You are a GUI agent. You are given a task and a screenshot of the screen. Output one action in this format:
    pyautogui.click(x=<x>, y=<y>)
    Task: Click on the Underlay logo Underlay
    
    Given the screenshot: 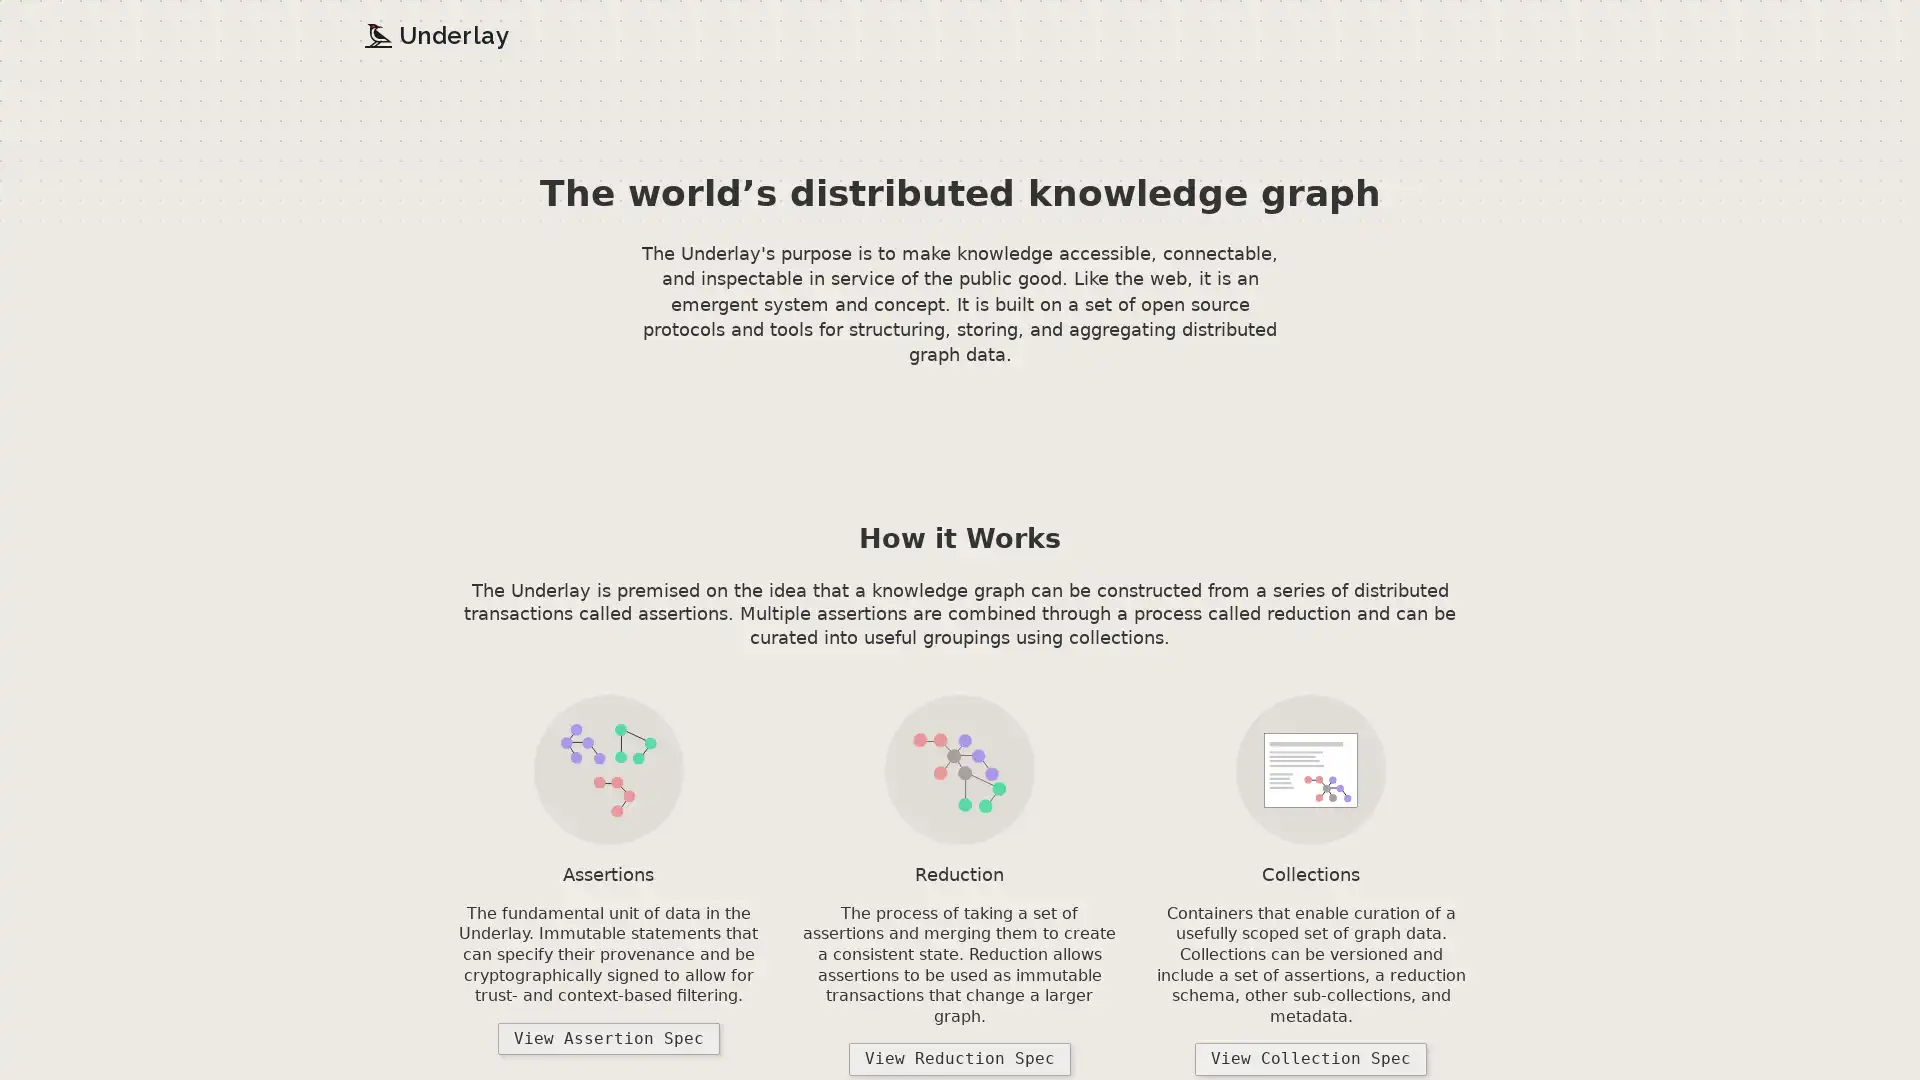 What is the action you would take?
    pyautogui.click(x=435, y=35)
    